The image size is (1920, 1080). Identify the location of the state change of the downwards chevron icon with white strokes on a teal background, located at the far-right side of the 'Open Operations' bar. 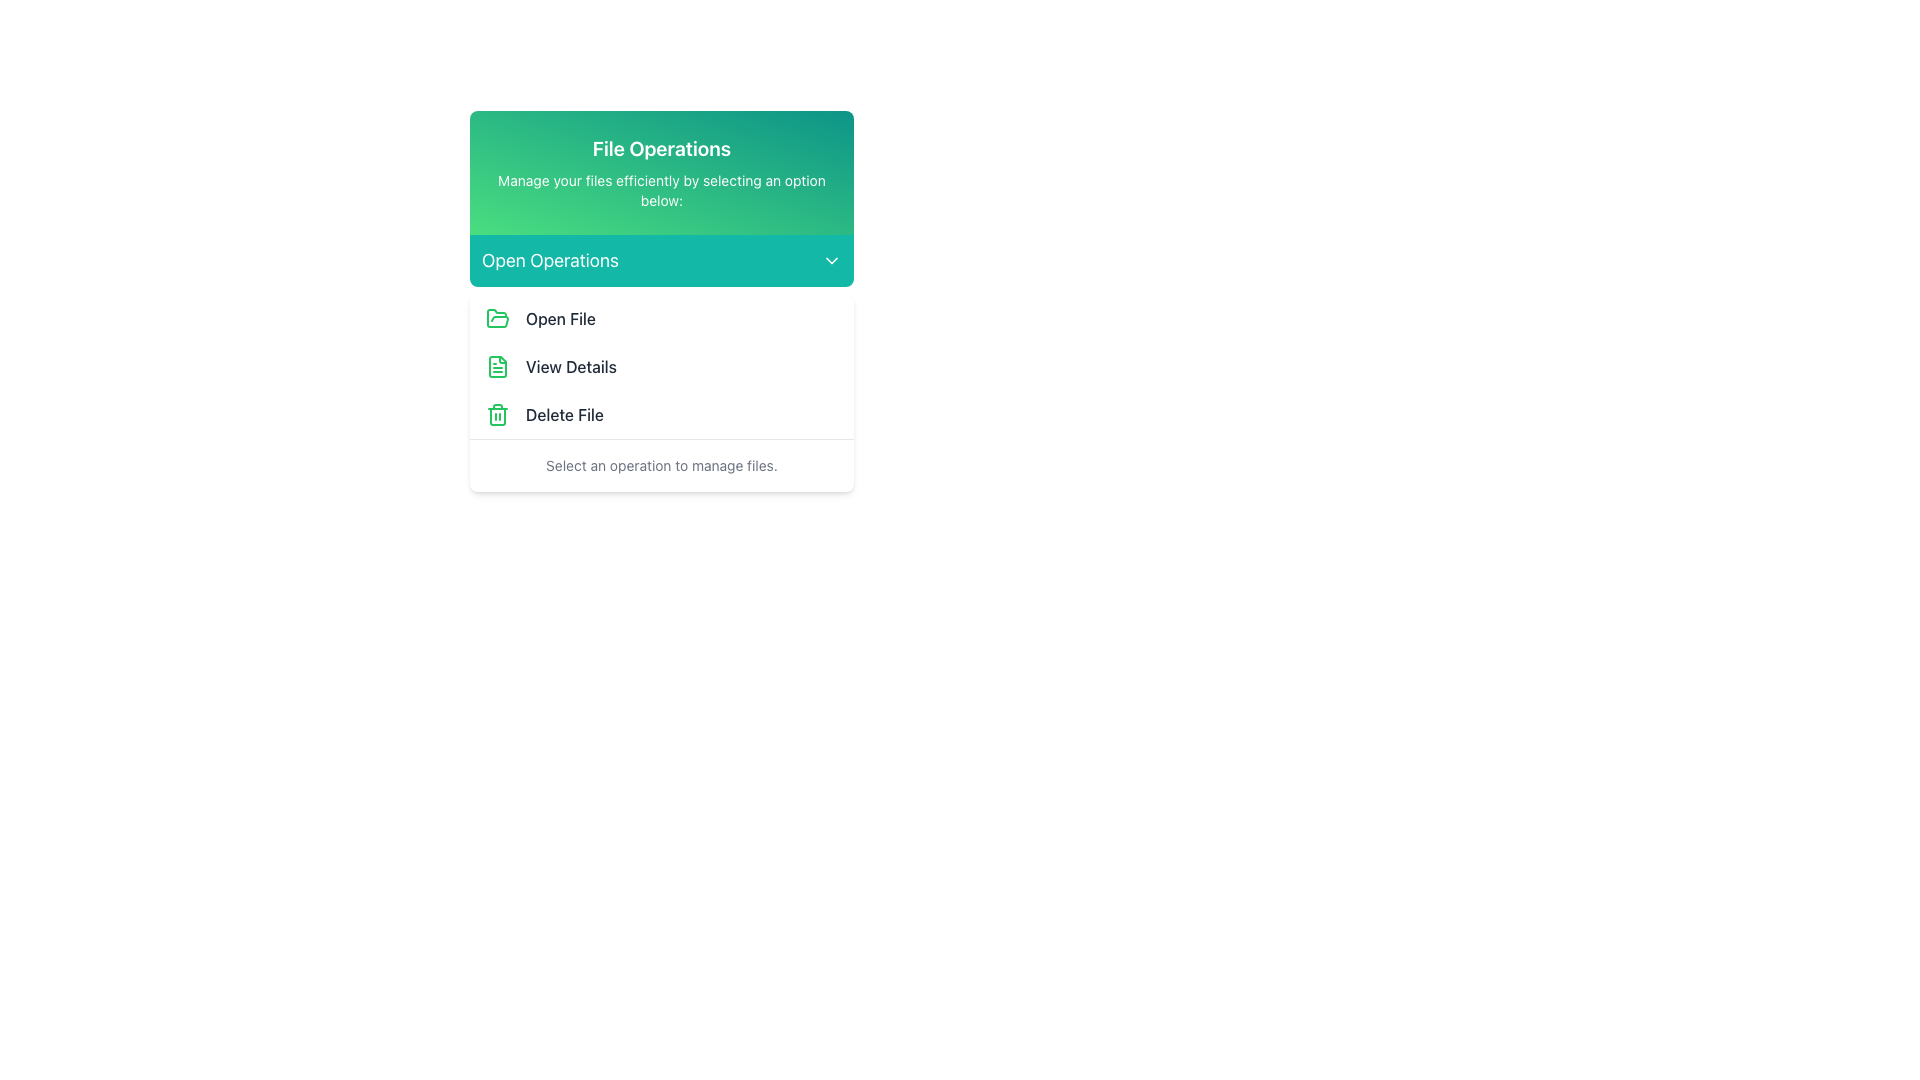
(831, 260).